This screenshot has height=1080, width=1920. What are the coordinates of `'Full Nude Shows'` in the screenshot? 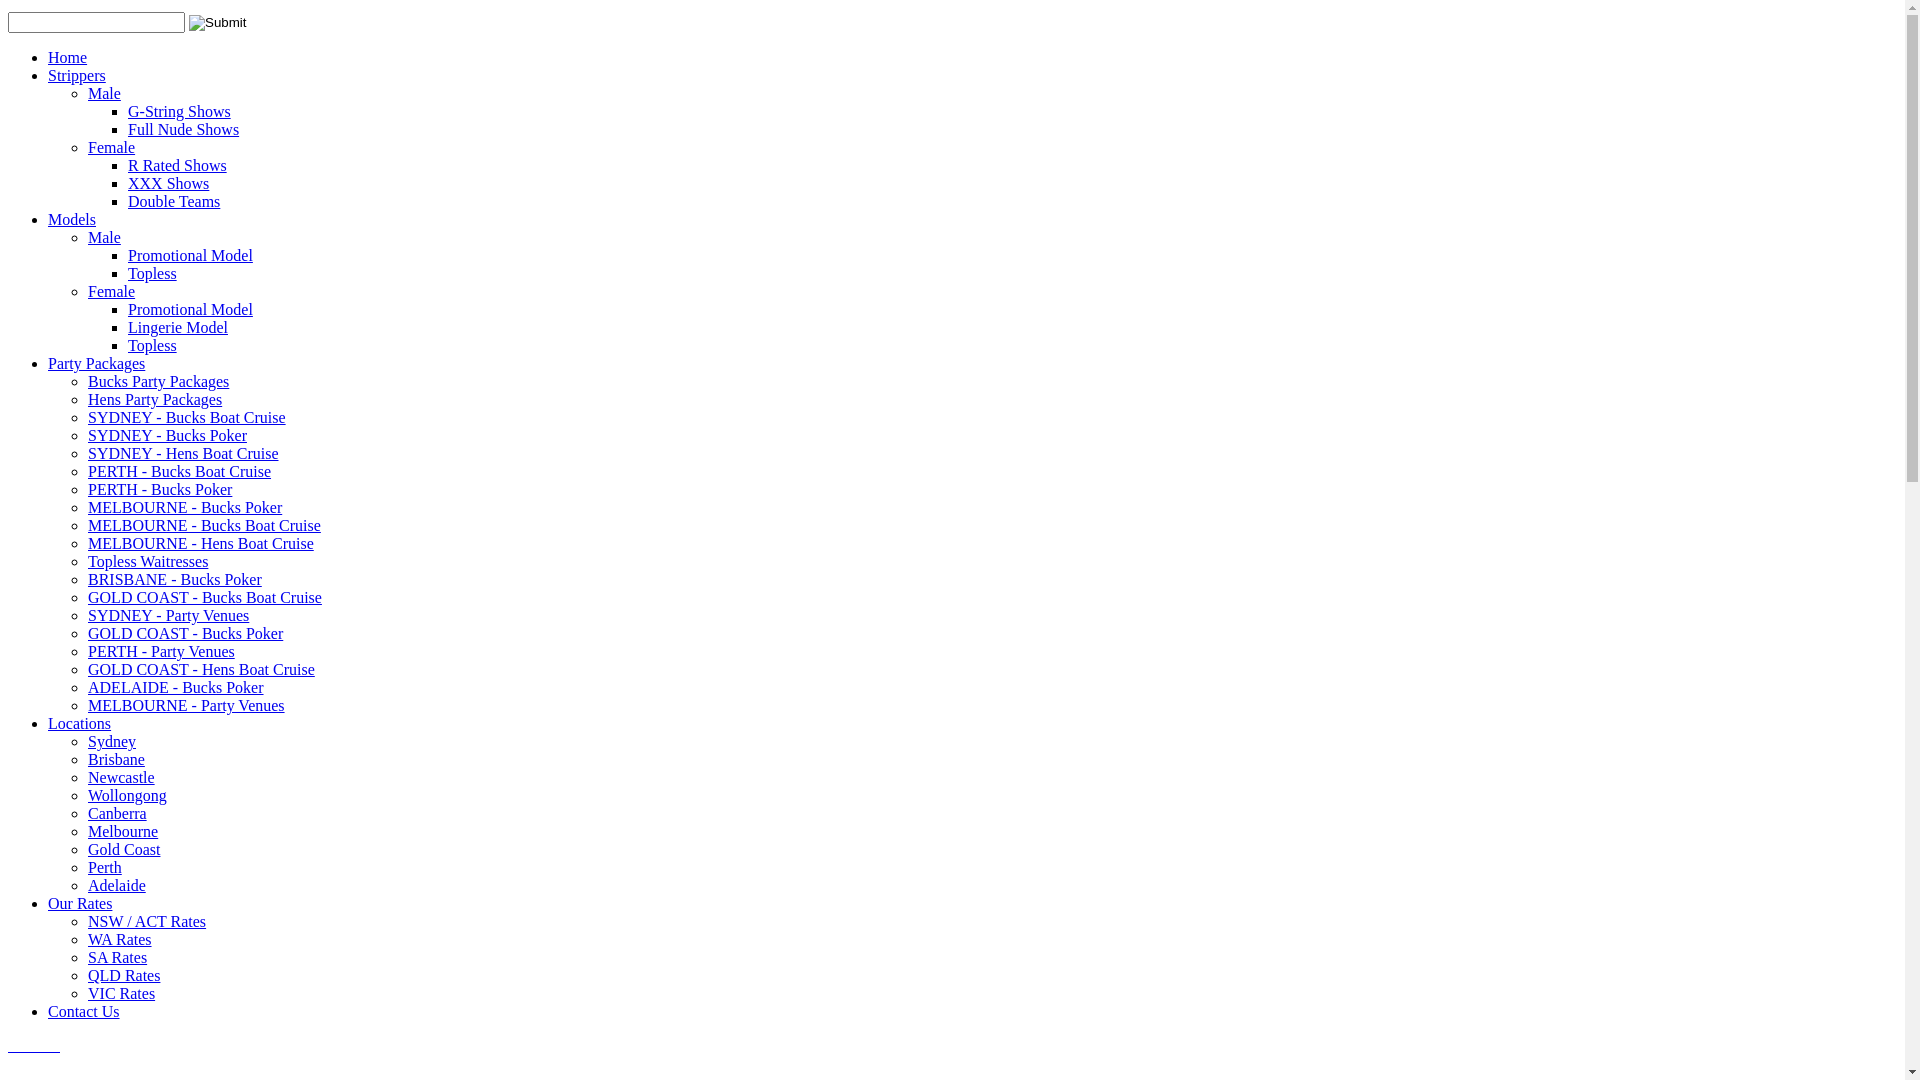 It's located at (127, 129).